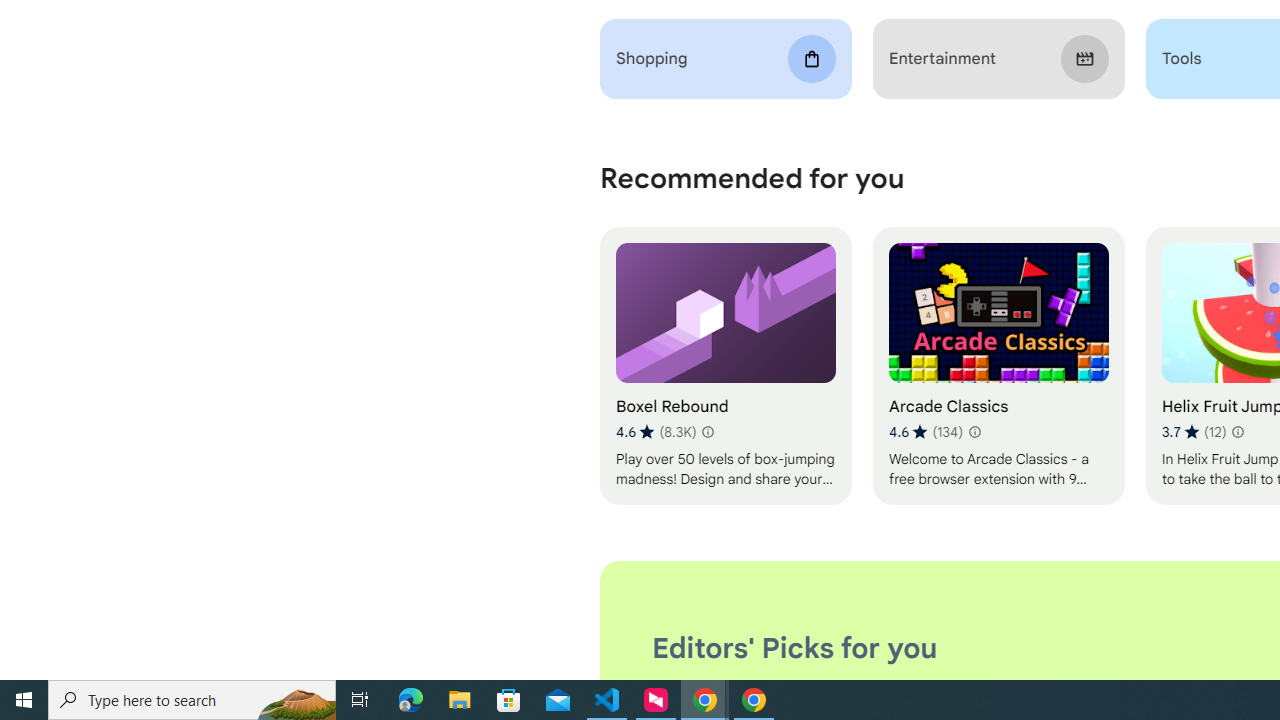  I want to click on 'Average rating 3.7 out of 5 stars. 12 ratings.', so click(1194, 431).